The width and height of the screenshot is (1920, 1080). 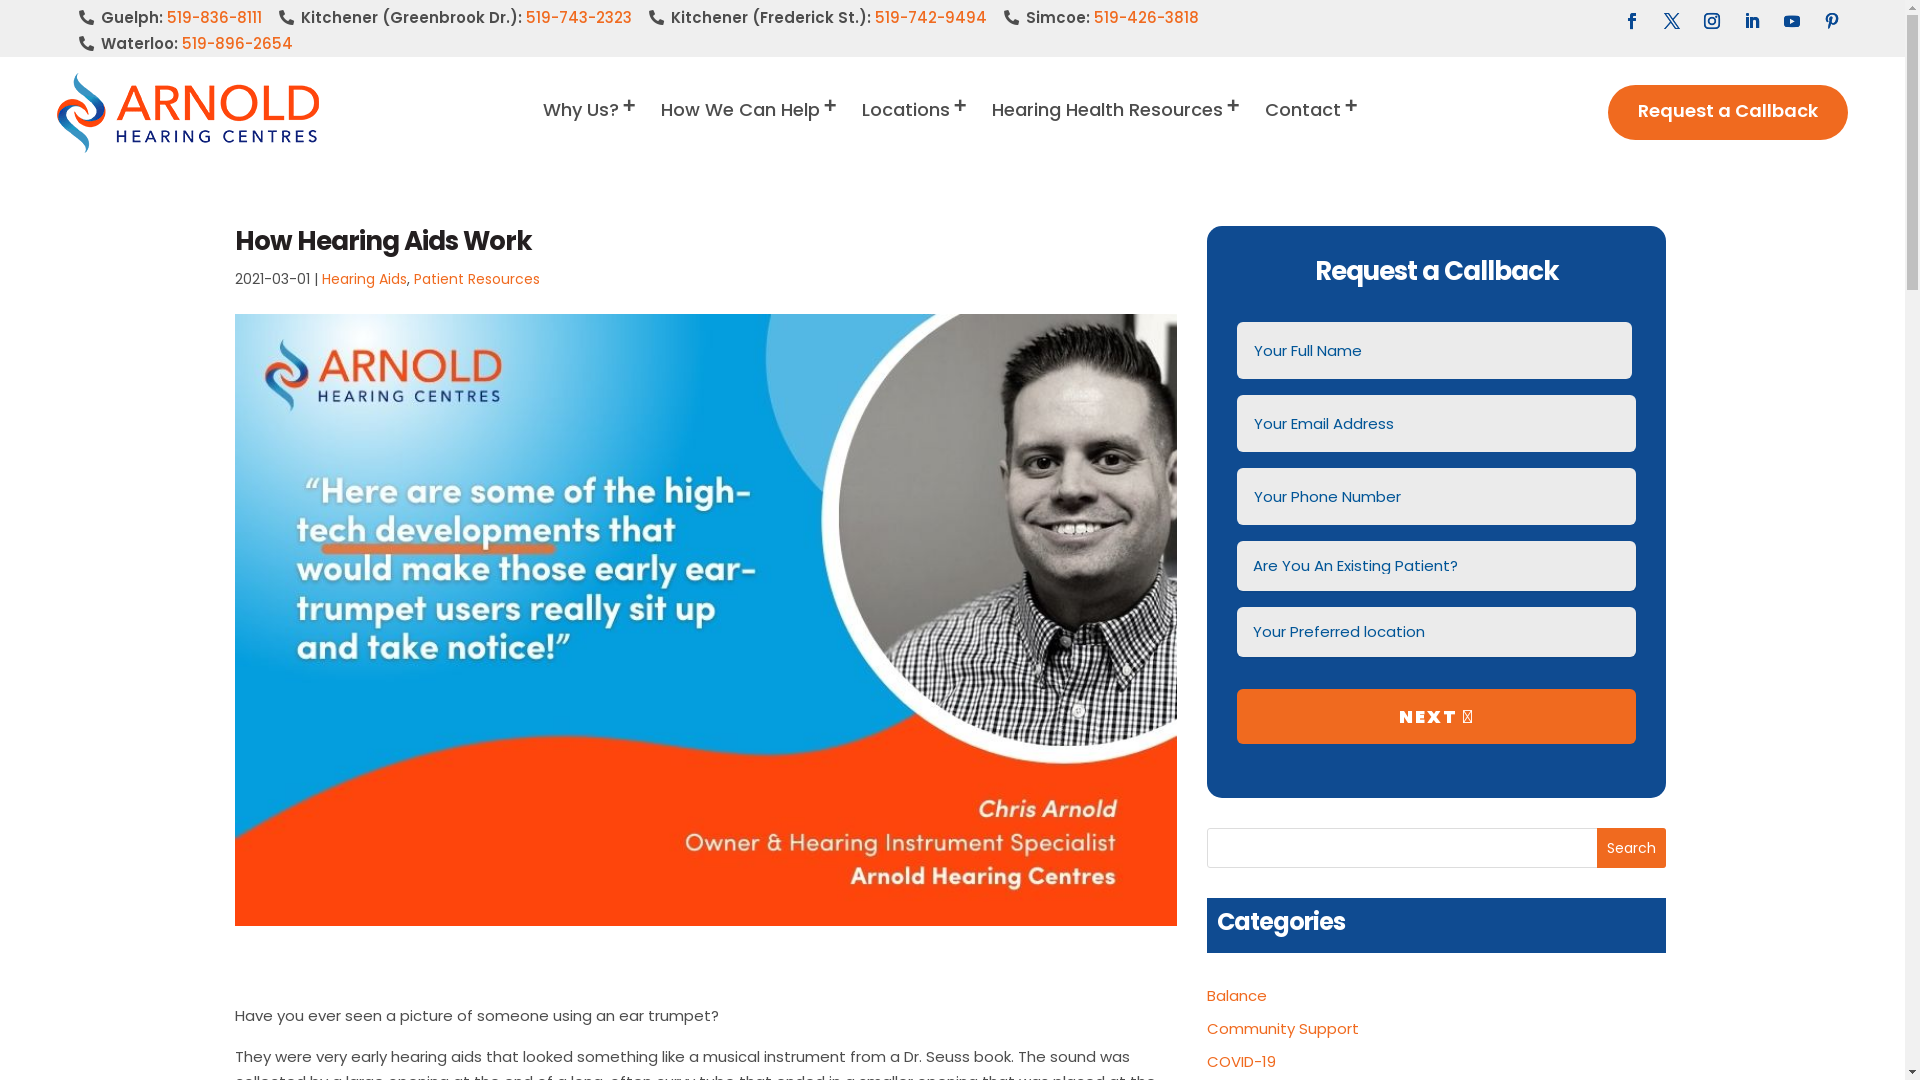 I want to click on 'Why Us?', so click(x=542, y=127).